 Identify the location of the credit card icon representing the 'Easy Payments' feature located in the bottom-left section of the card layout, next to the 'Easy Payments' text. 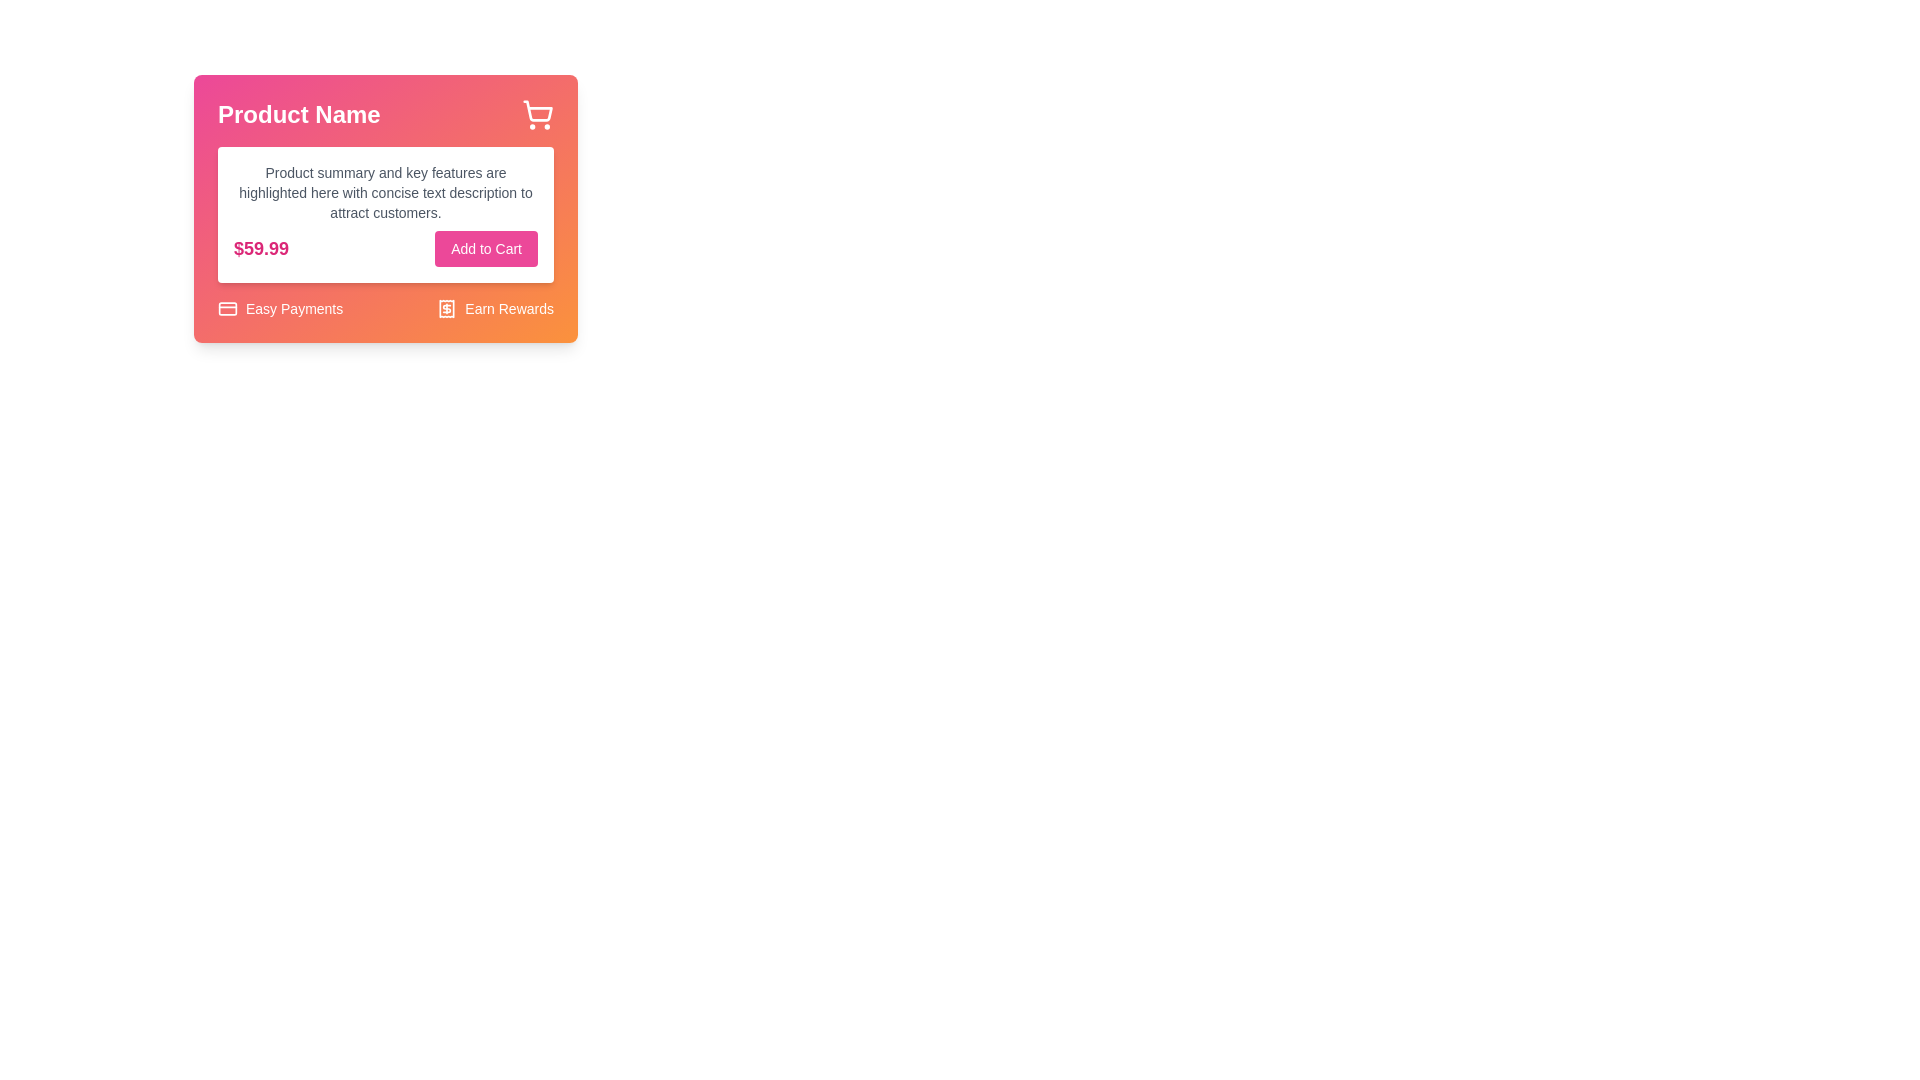
(227, 308).